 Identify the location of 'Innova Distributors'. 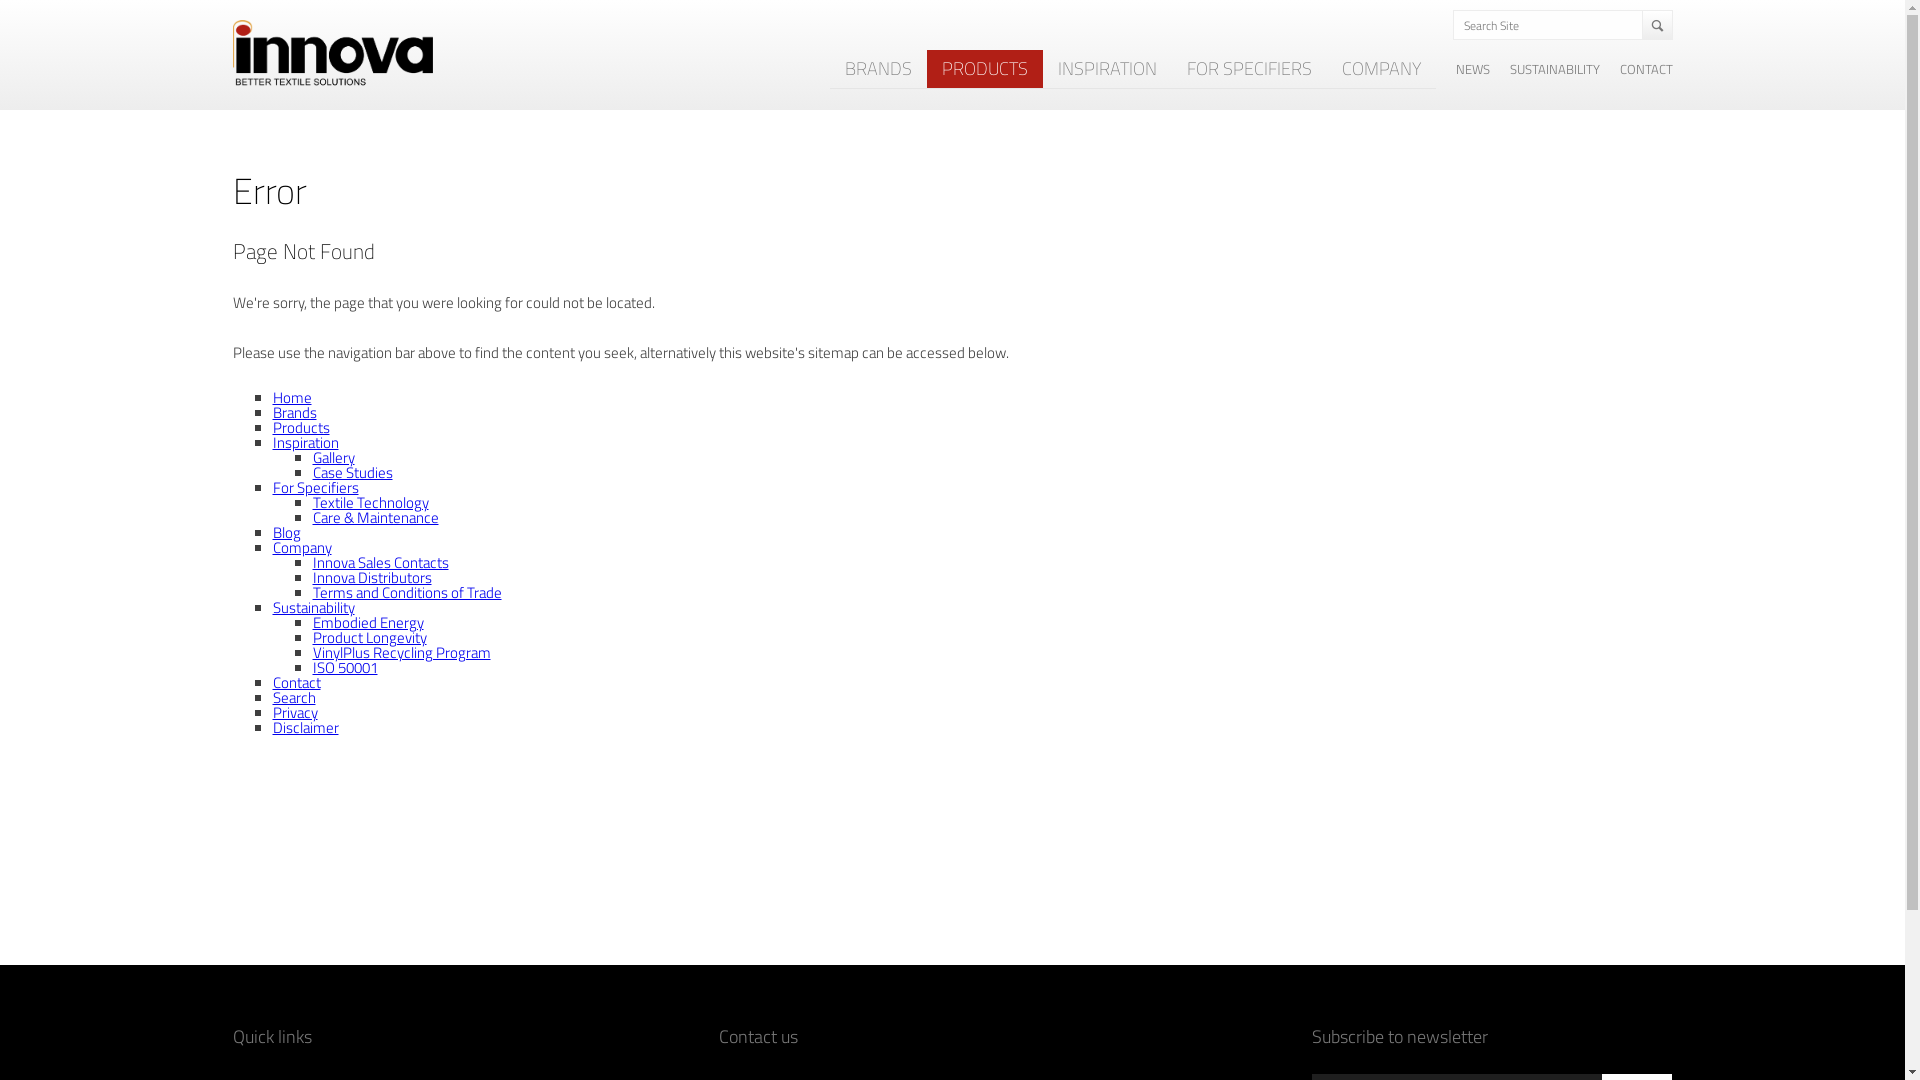
(371, 577).